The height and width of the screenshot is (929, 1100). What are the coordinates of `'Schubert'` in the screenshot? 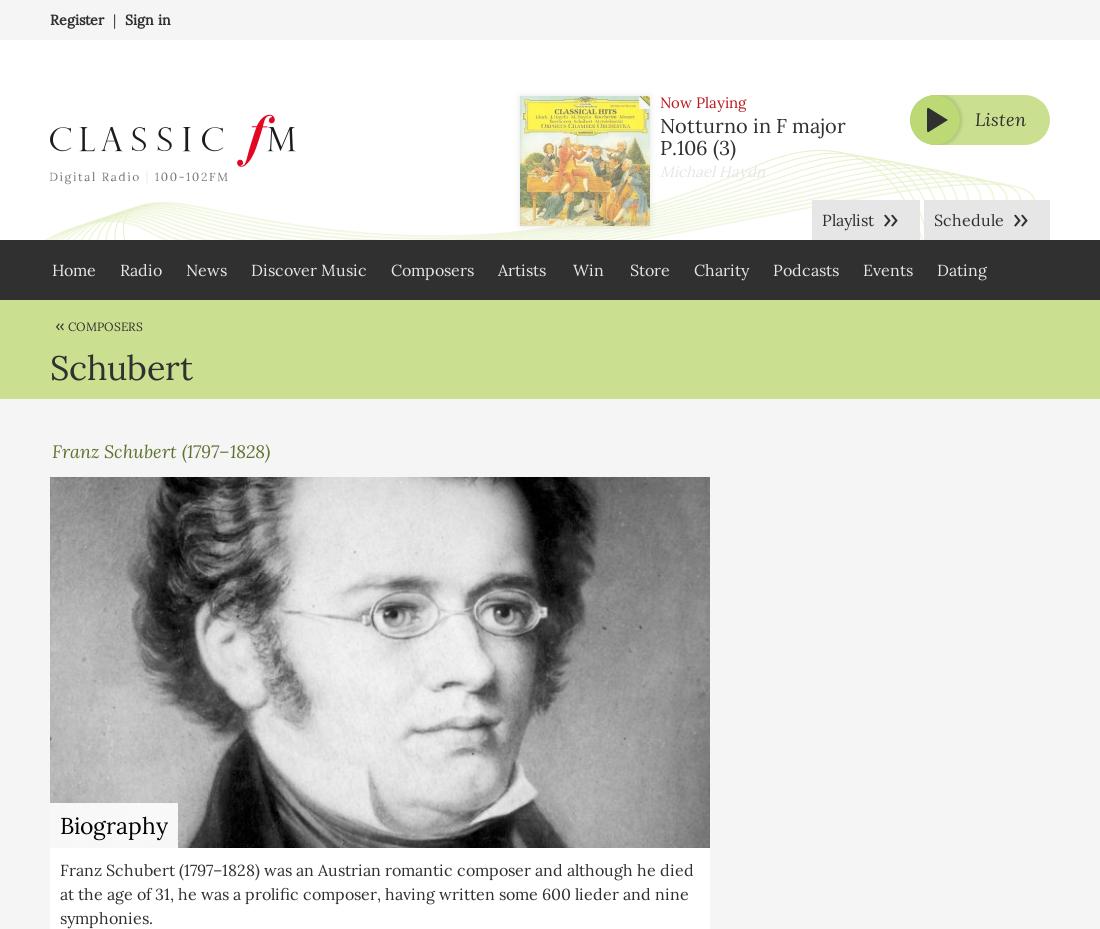 It's located at (121, 367).